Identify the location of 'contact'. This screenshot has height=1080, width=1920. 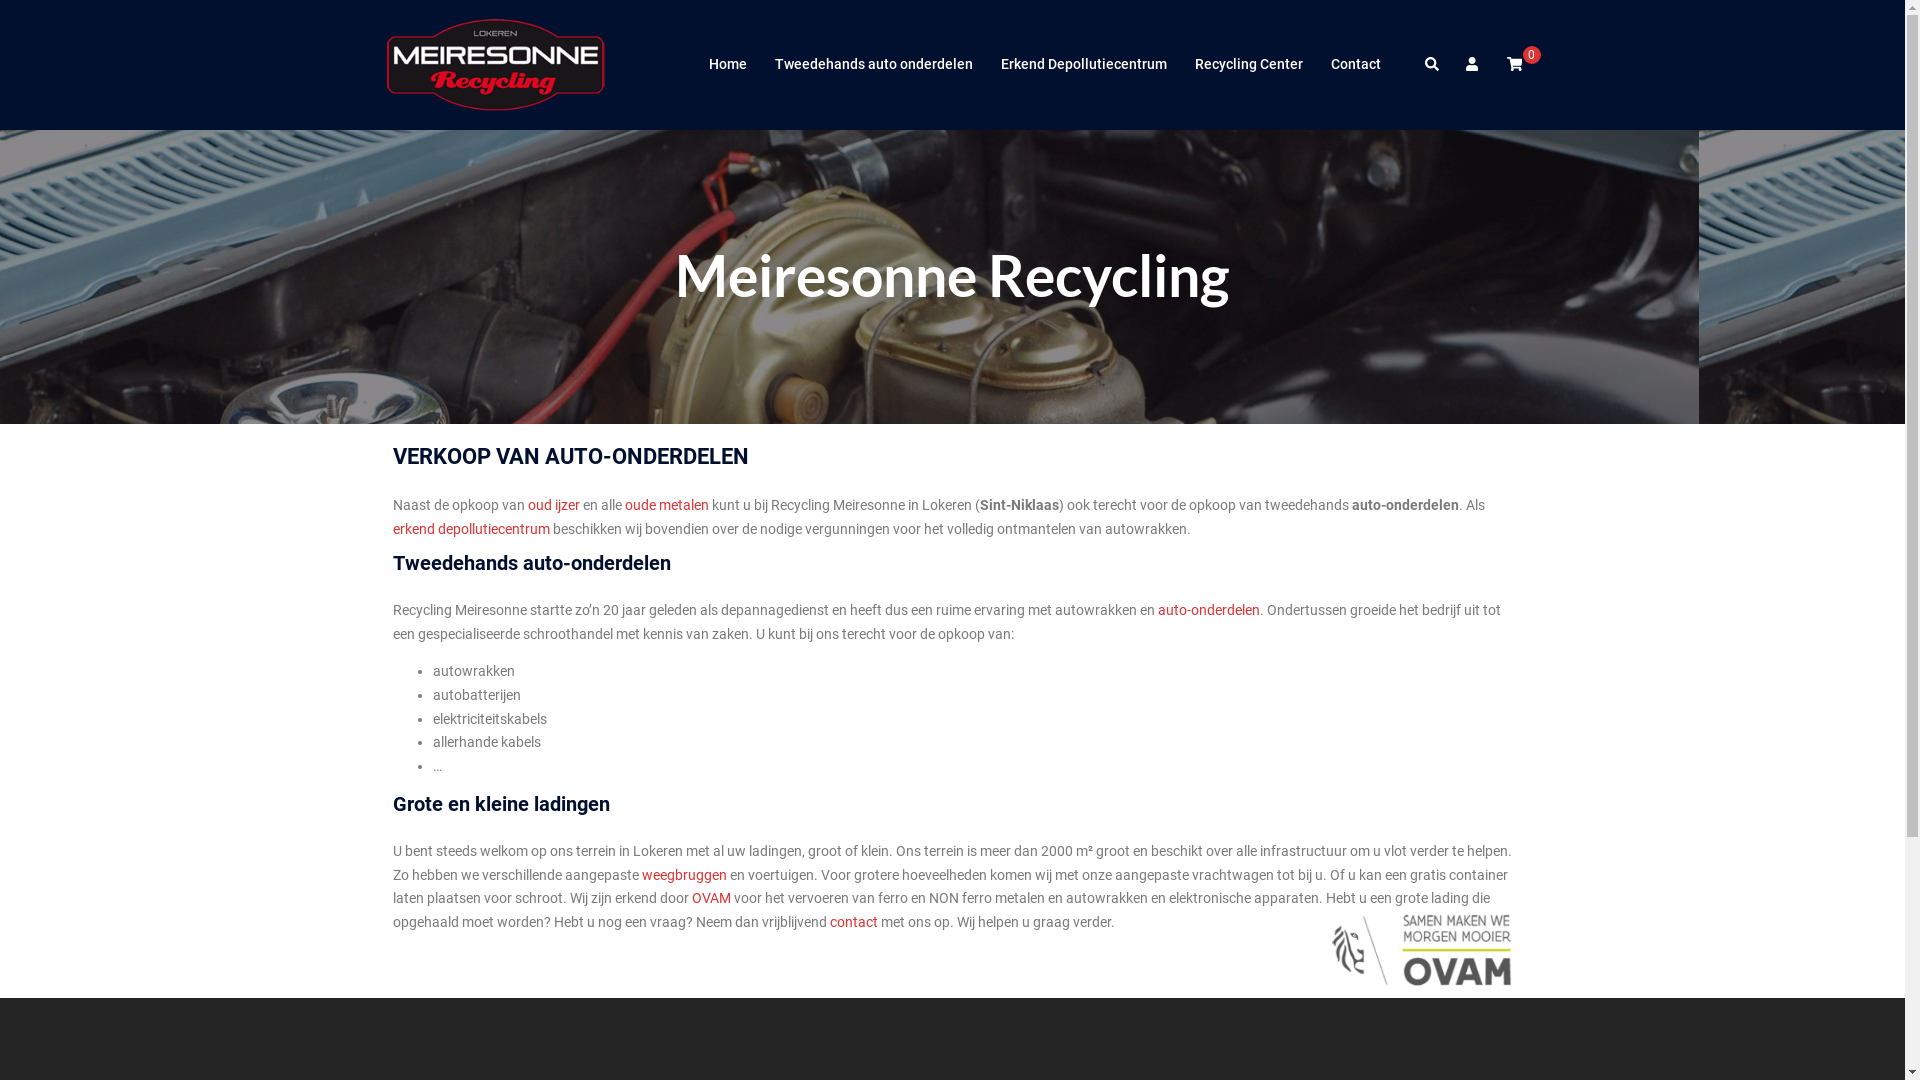
(854, 921).